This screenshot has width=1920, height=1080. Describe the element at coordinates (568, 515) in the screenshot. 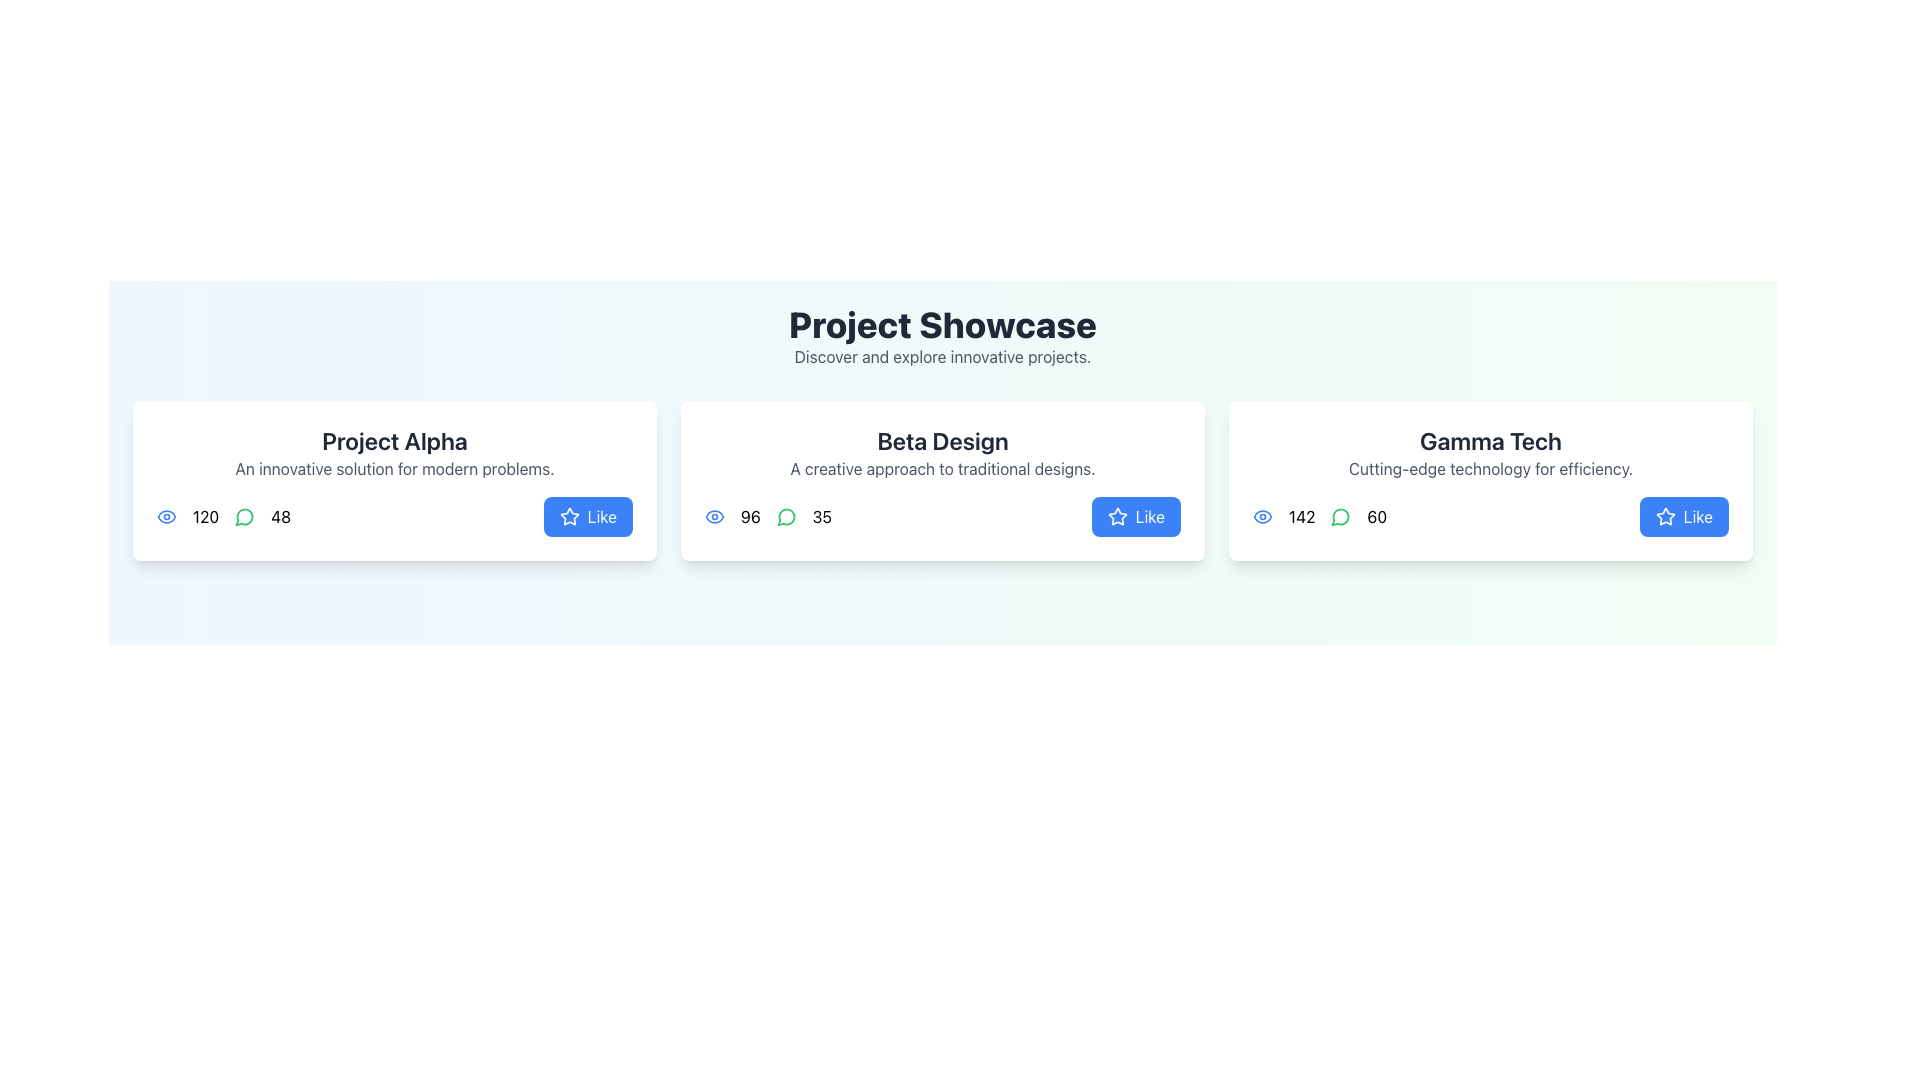

I see `the star SVG icon located within the 'Like' button of the 'Beta Design' card for visual cues` at that location.